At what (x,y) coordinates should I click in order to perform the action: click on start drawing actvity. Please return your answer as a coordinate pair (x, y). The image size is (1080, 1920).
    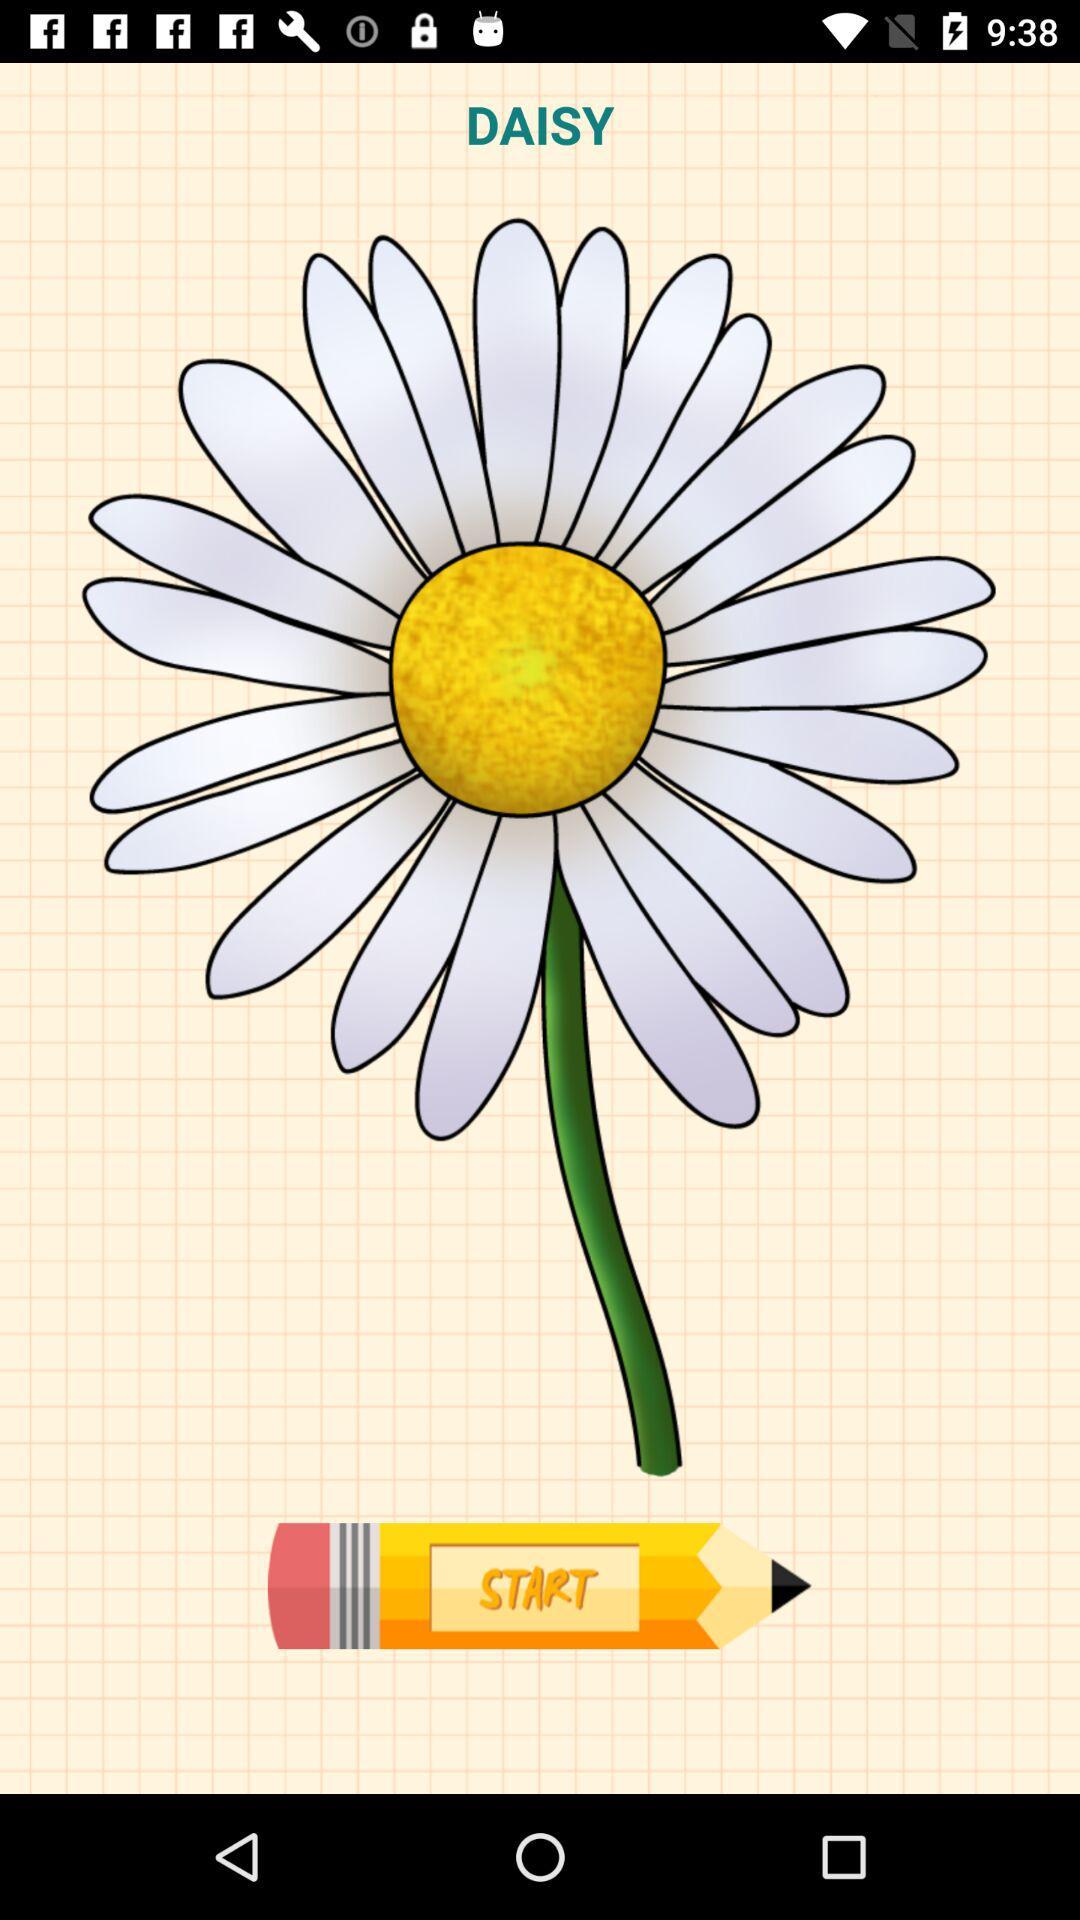
    Looking at the image, I should click on (538, 1585).